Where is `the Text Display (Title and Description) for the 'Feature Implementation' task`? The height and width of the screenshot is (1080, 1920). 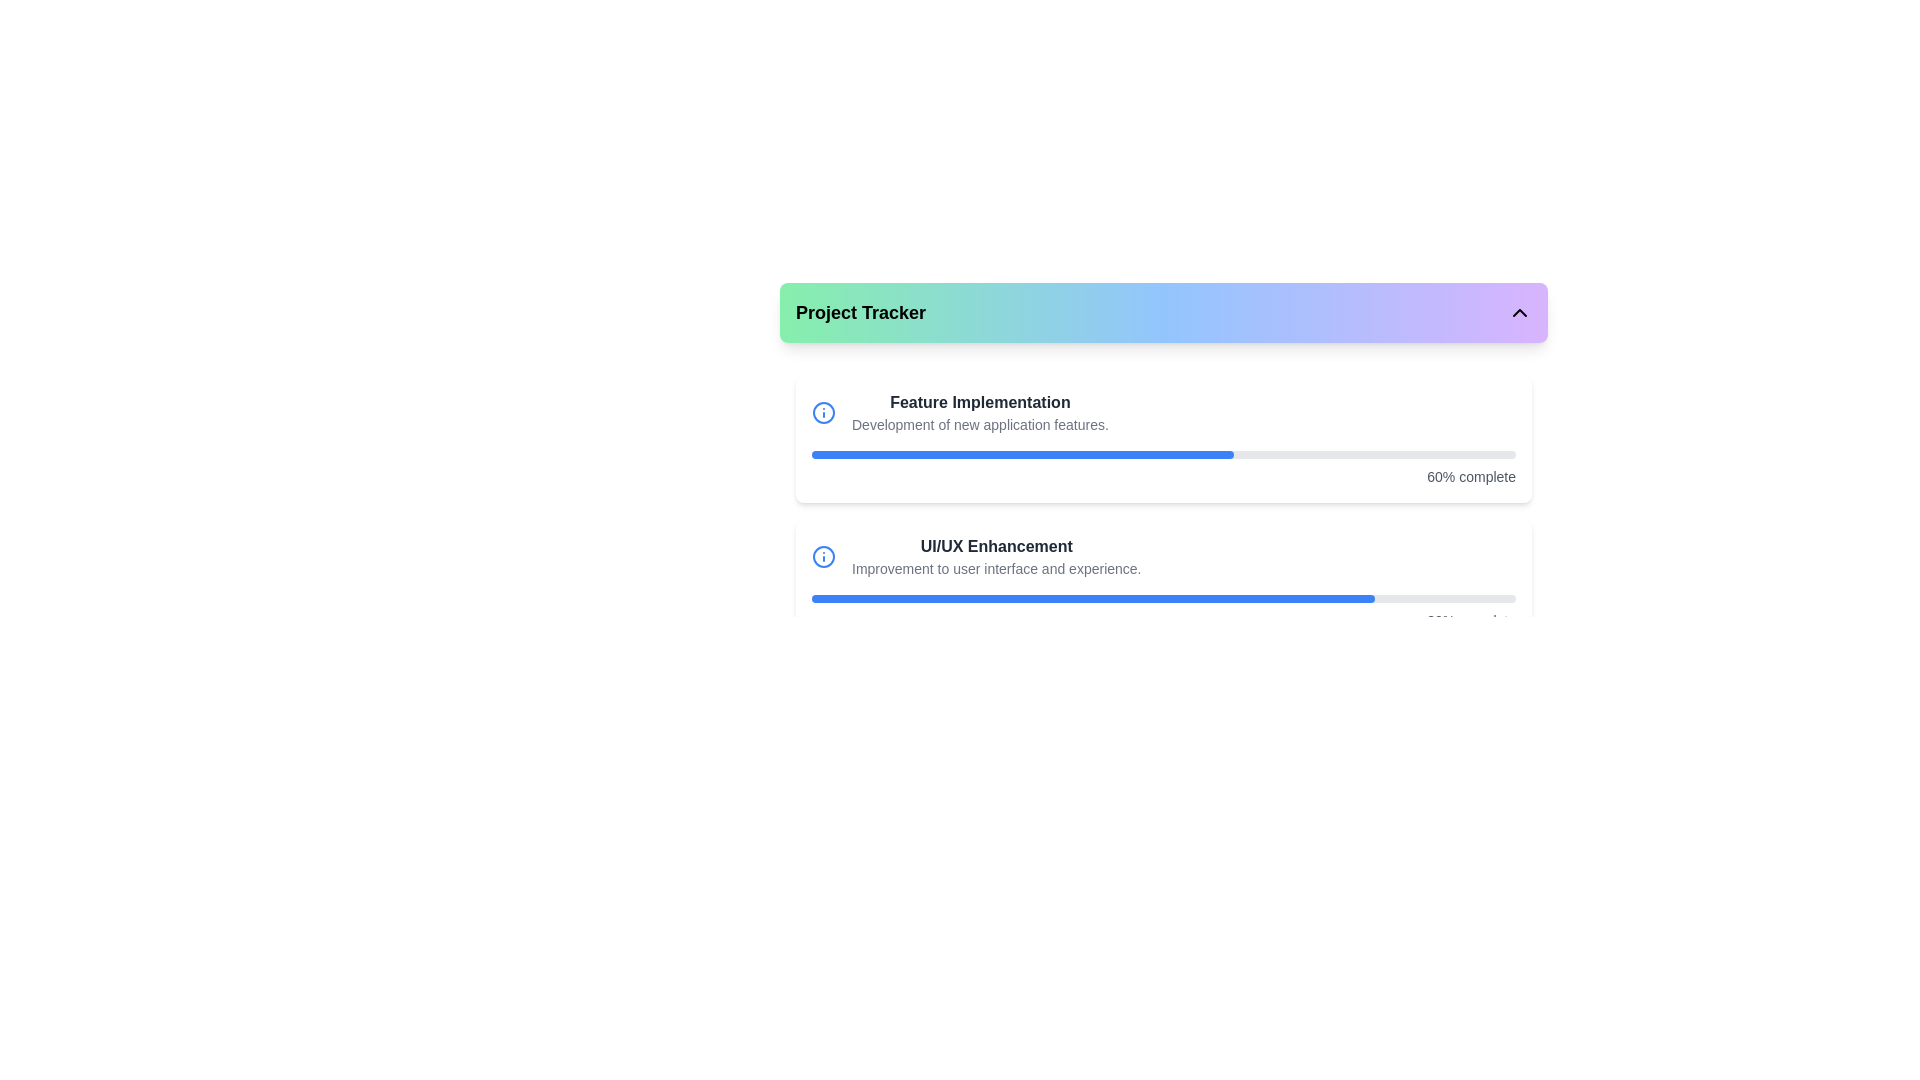 the Text Display (Title and Description) for the 'Feature Implementation' task is located at coordinates (980, 411).